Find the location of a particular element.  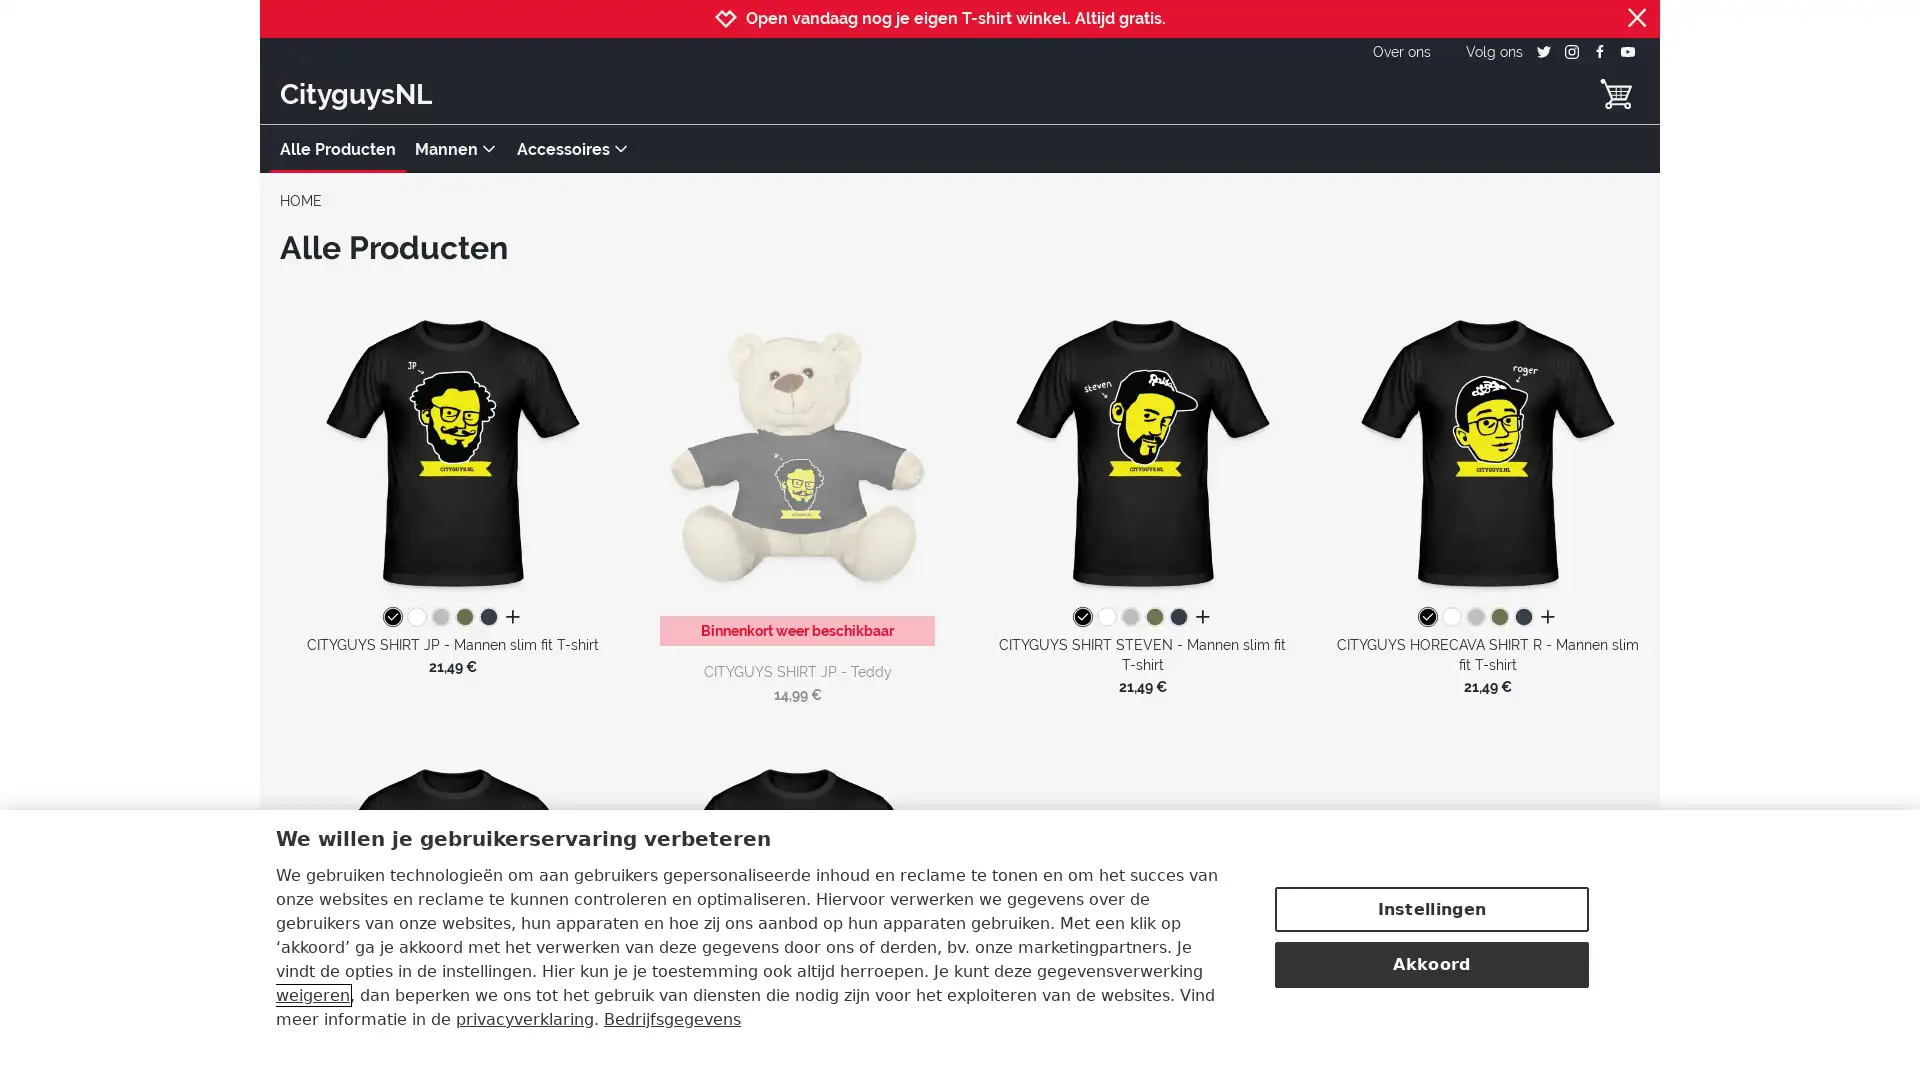

CITYGUYS SHIRT MATTHIJS - Mannen slim fit T-shirt is located at coordinates (796, 898).